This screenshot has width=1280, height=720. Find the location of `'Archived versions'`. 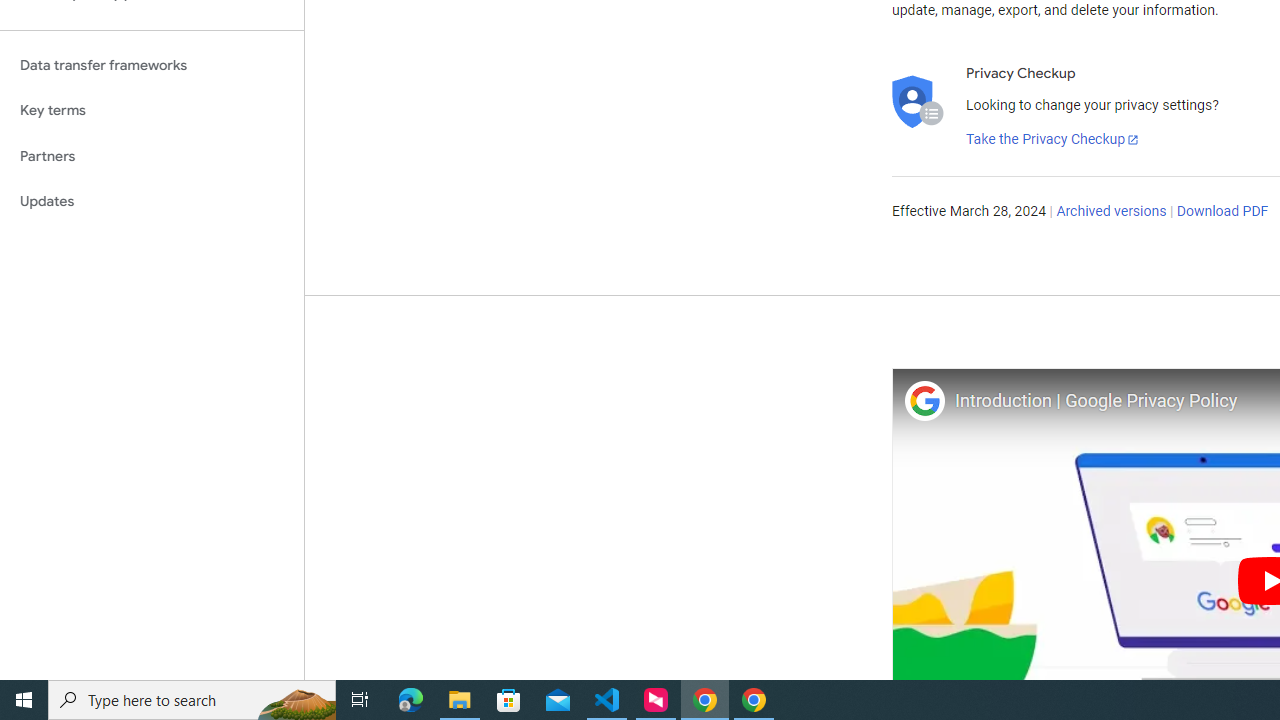

'Archived versions' is located at coordinates (1110, 212).